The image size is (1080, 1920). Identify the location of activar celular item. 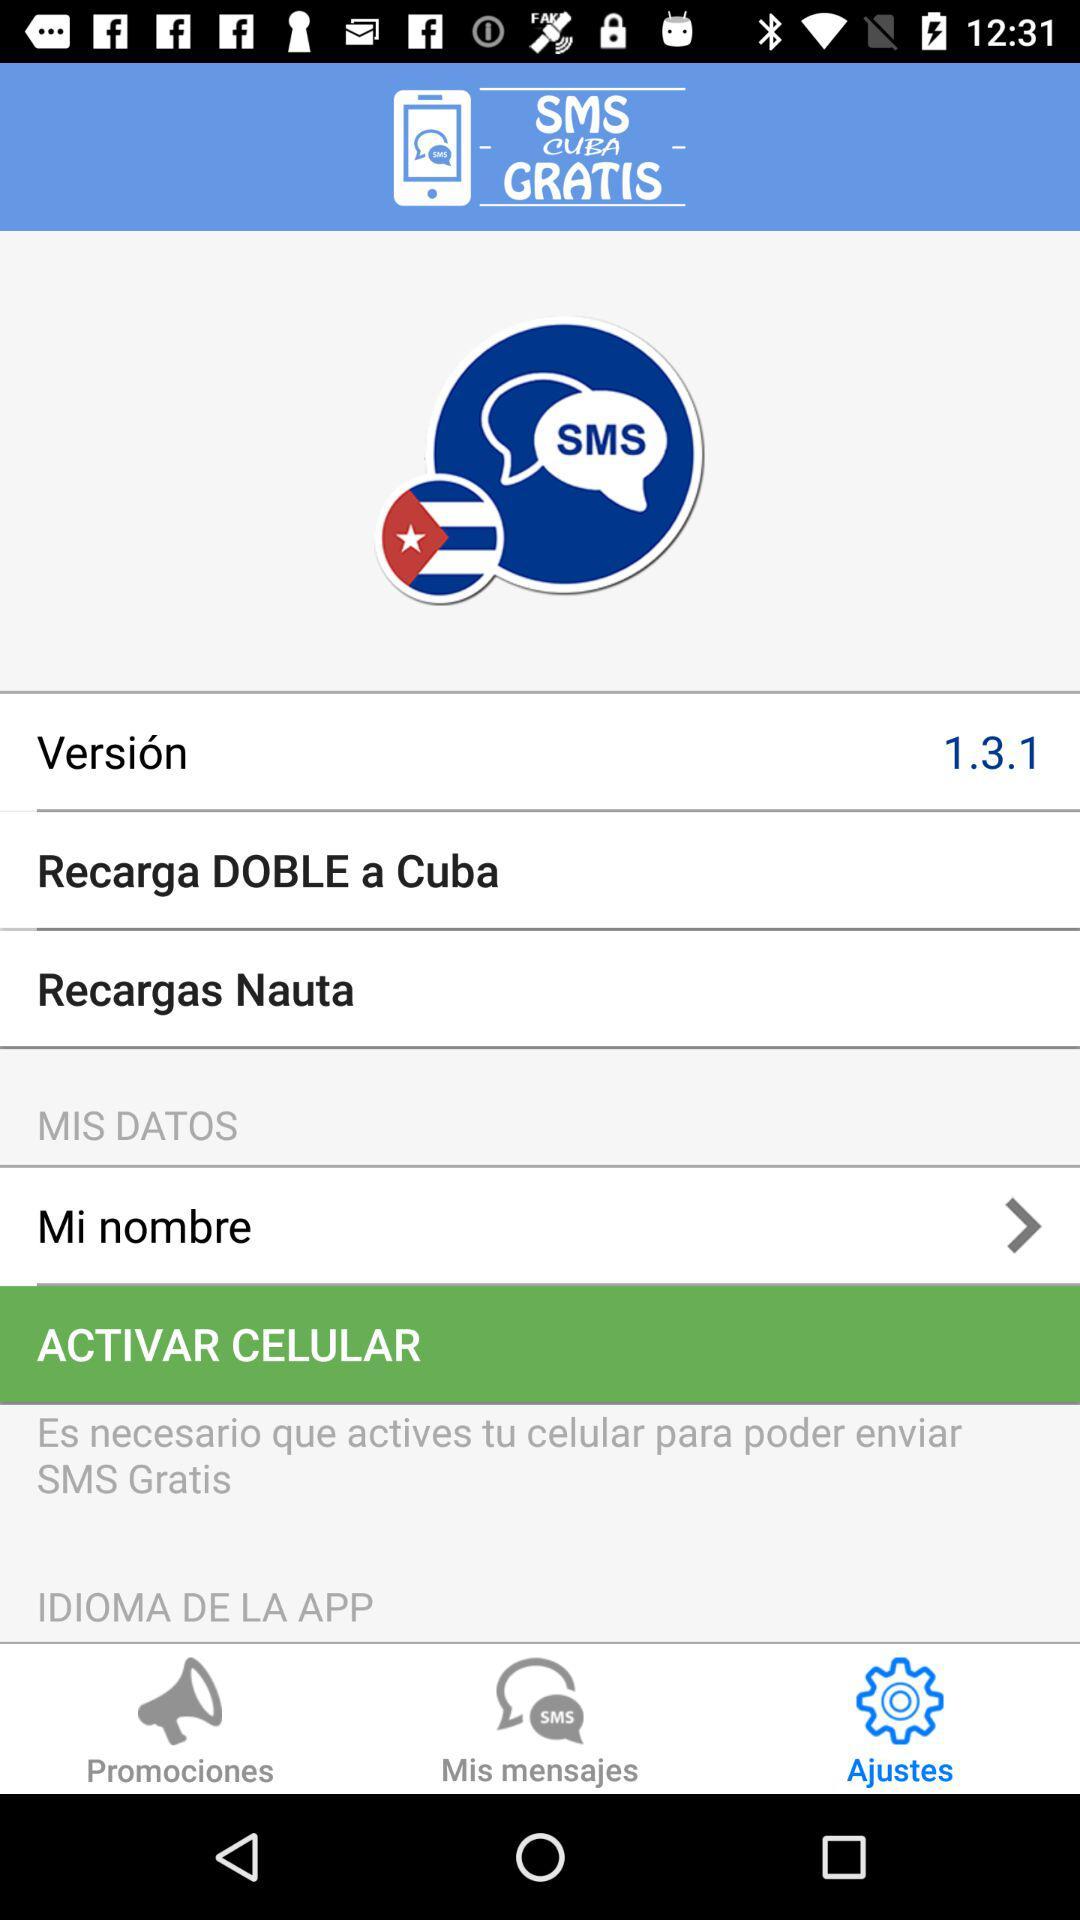
(540, 1344).